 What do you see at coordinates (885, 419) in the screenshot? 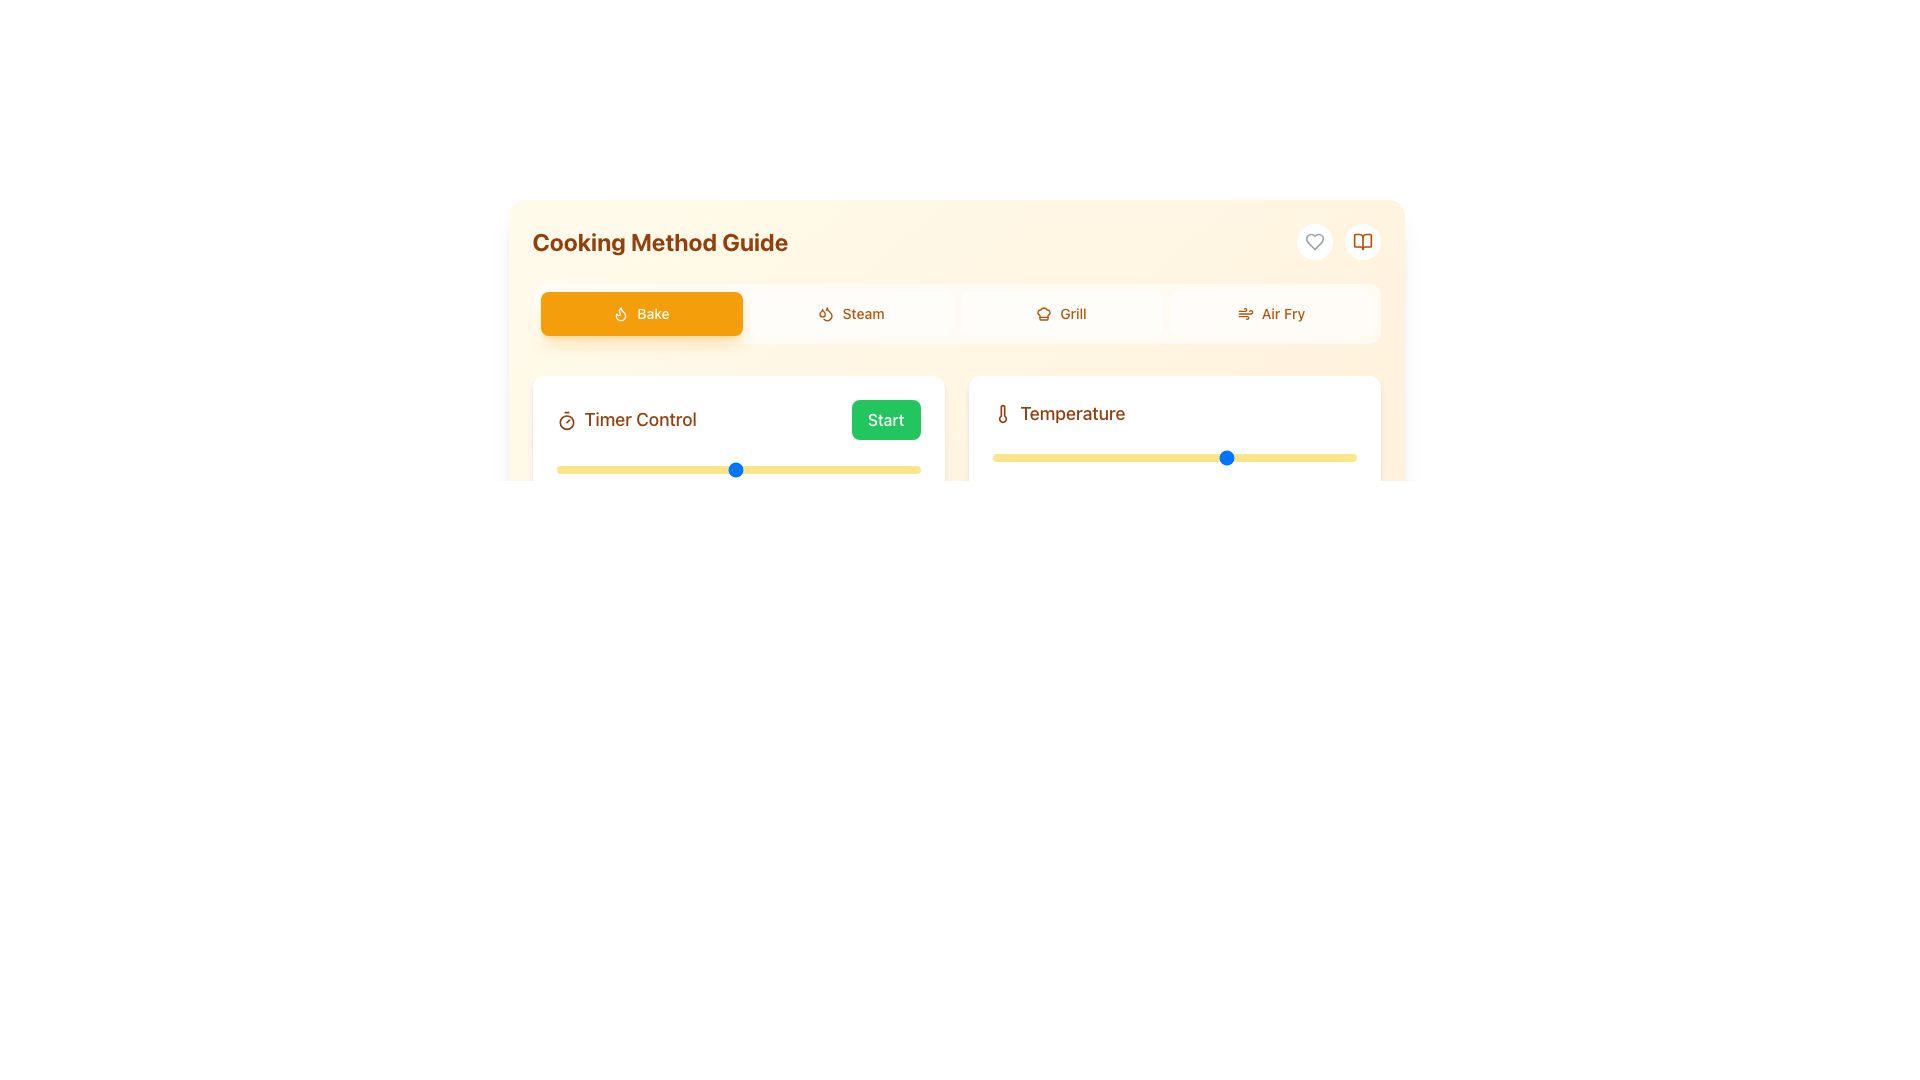
I see `the 'Start' button with rounded corners, a green background, and white text` at bounding box center [885, 419].